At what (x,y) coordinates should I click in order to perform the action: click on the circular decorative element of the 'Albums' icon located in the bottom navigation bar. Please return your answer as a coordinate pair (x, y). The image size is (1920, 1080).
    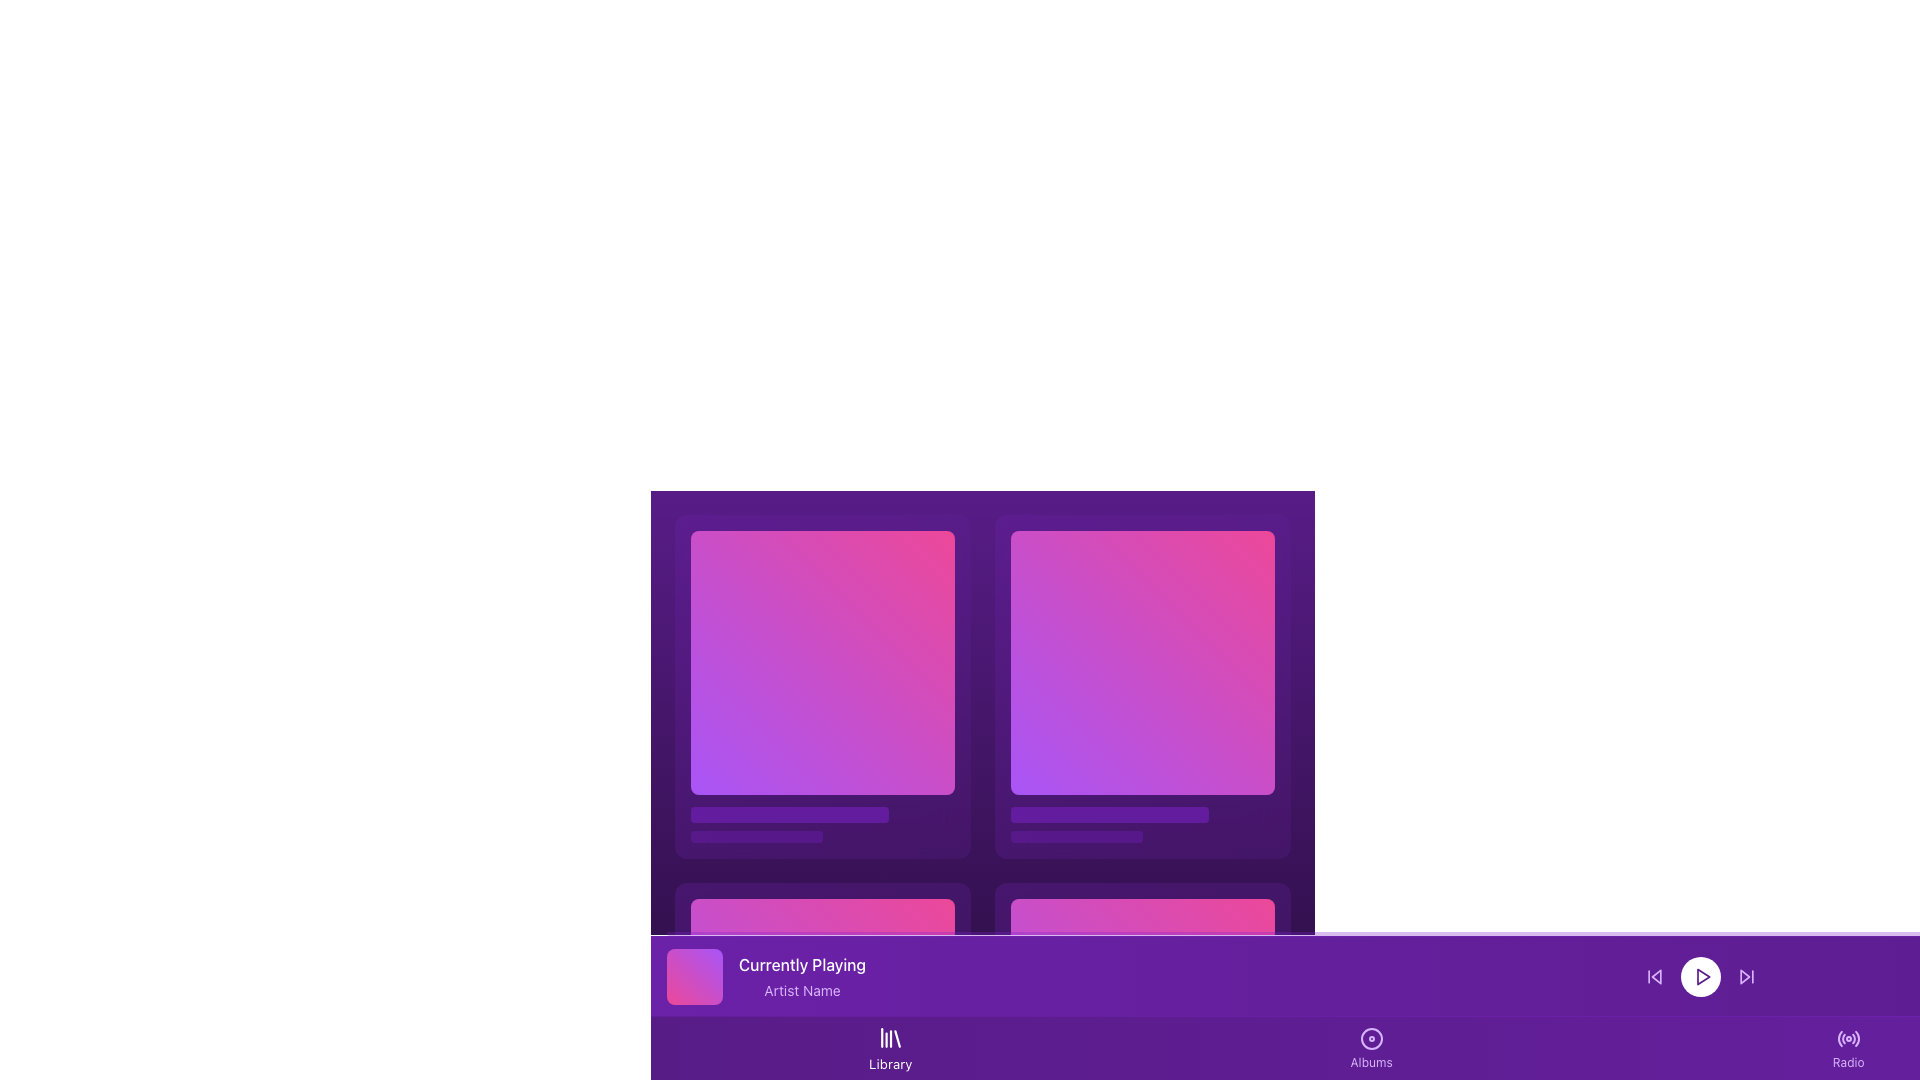
    Looking at the image, I should click on (1370, 1037).